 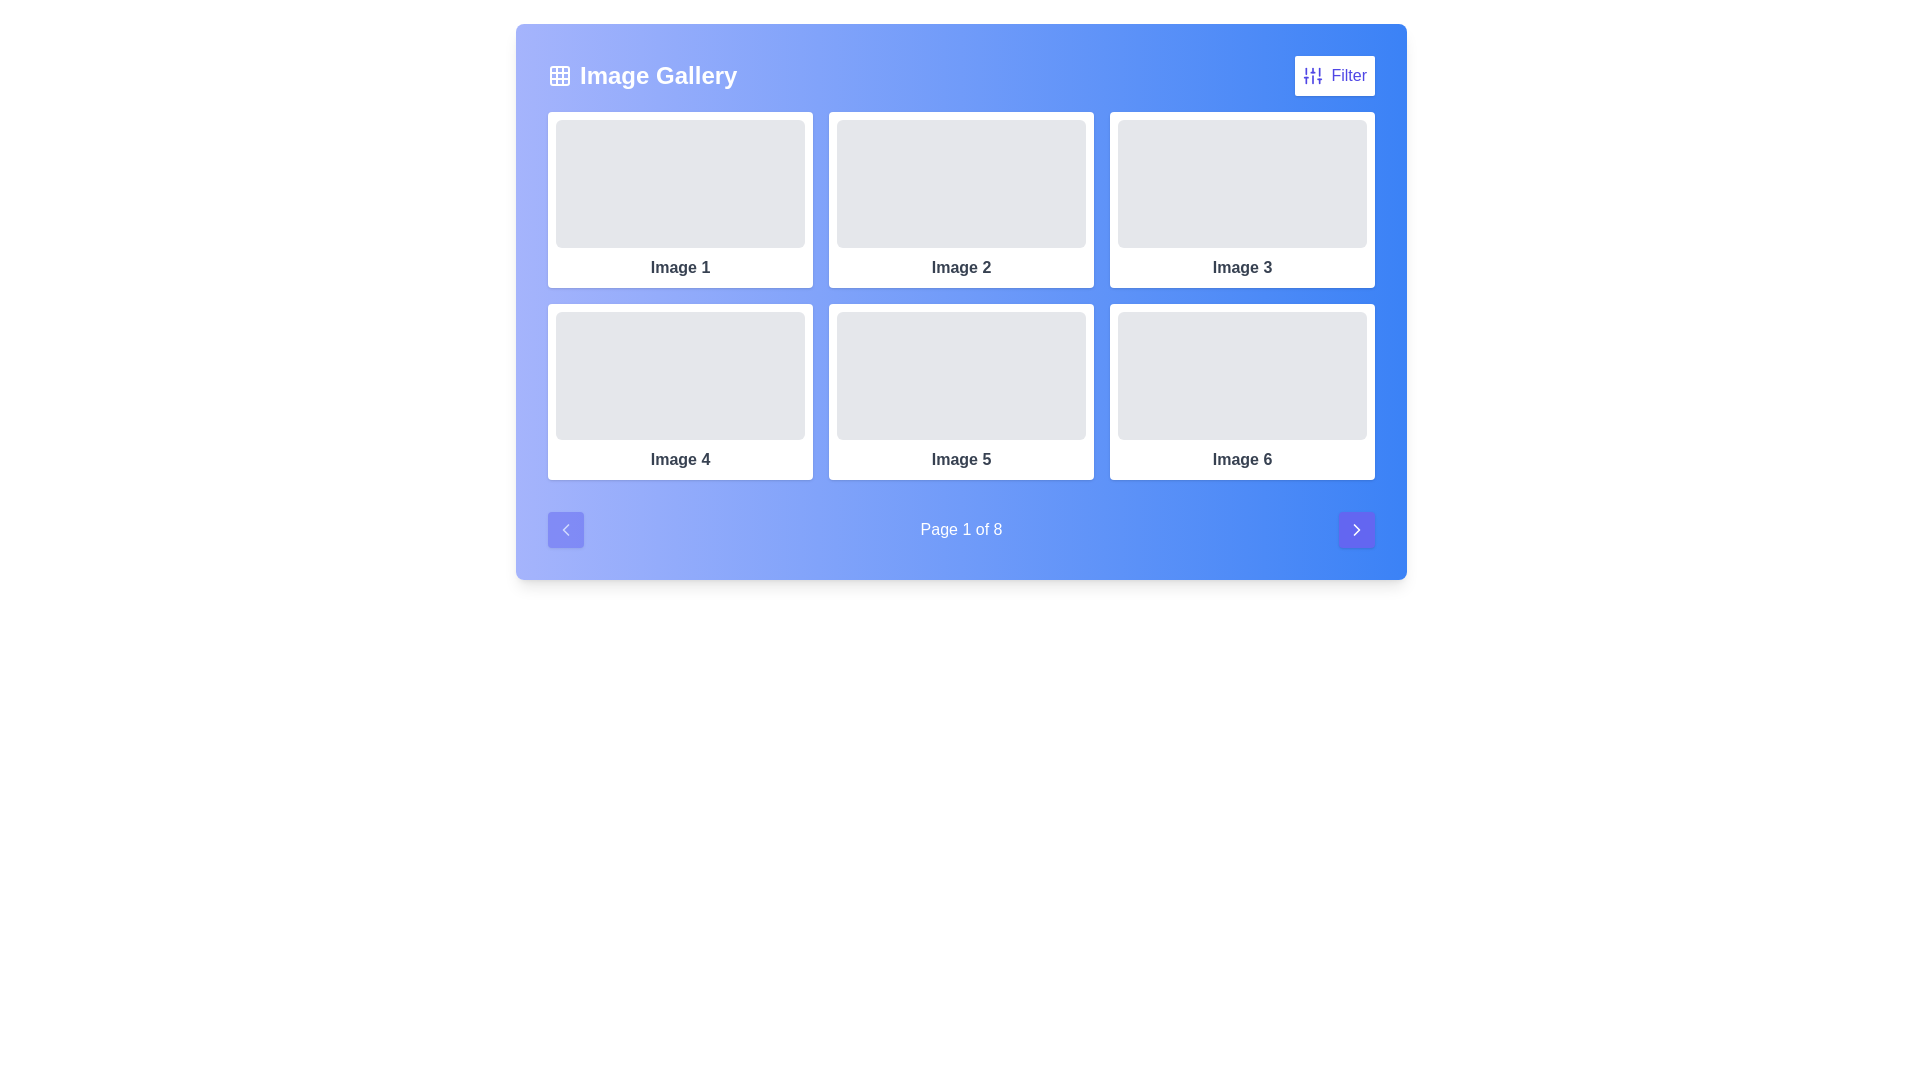 What do you see at coordinates (1349, 75) in the screenshot?
I see `the label text for the button located in the upper right corner of the interface, adjacent to the filtration or sorting icon` at bounding box center [1349, 75].